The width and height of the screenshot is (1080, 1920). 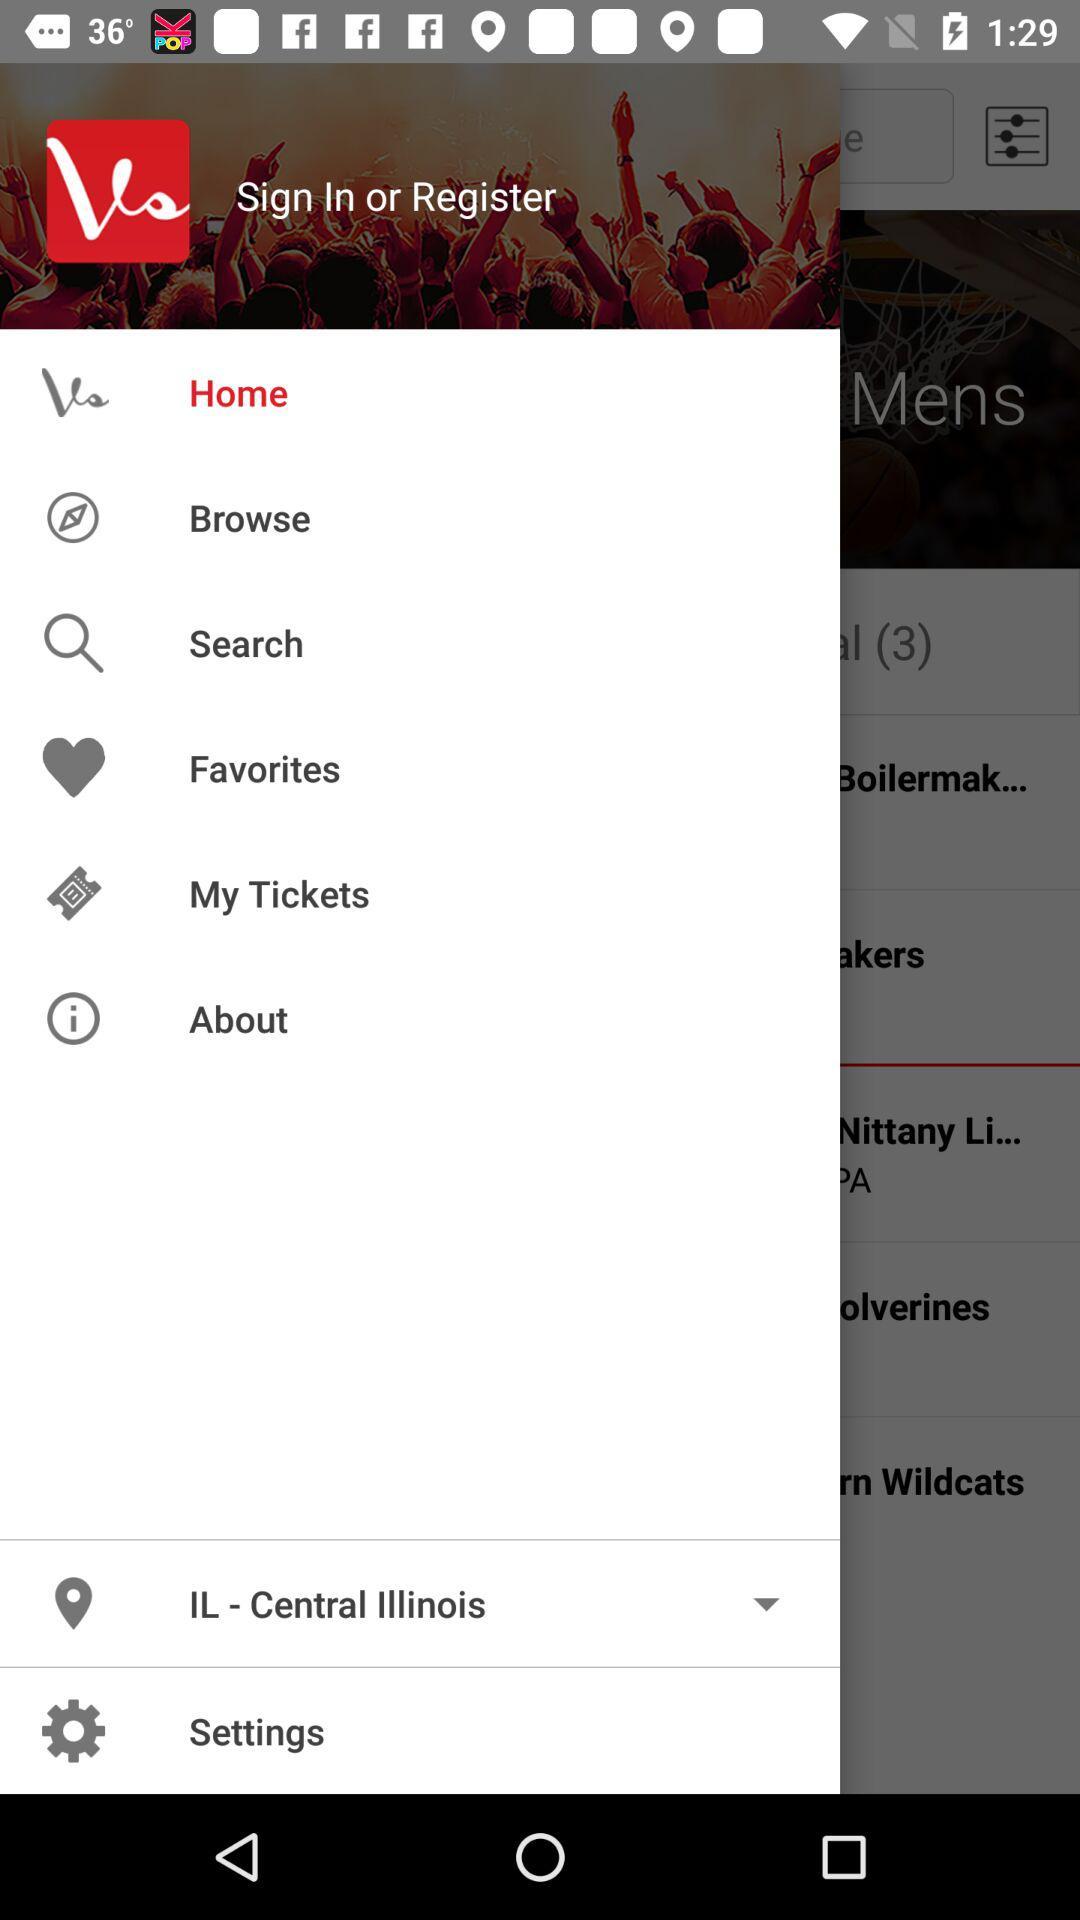 I want to click on the search image option, so click(x=104, y=643).